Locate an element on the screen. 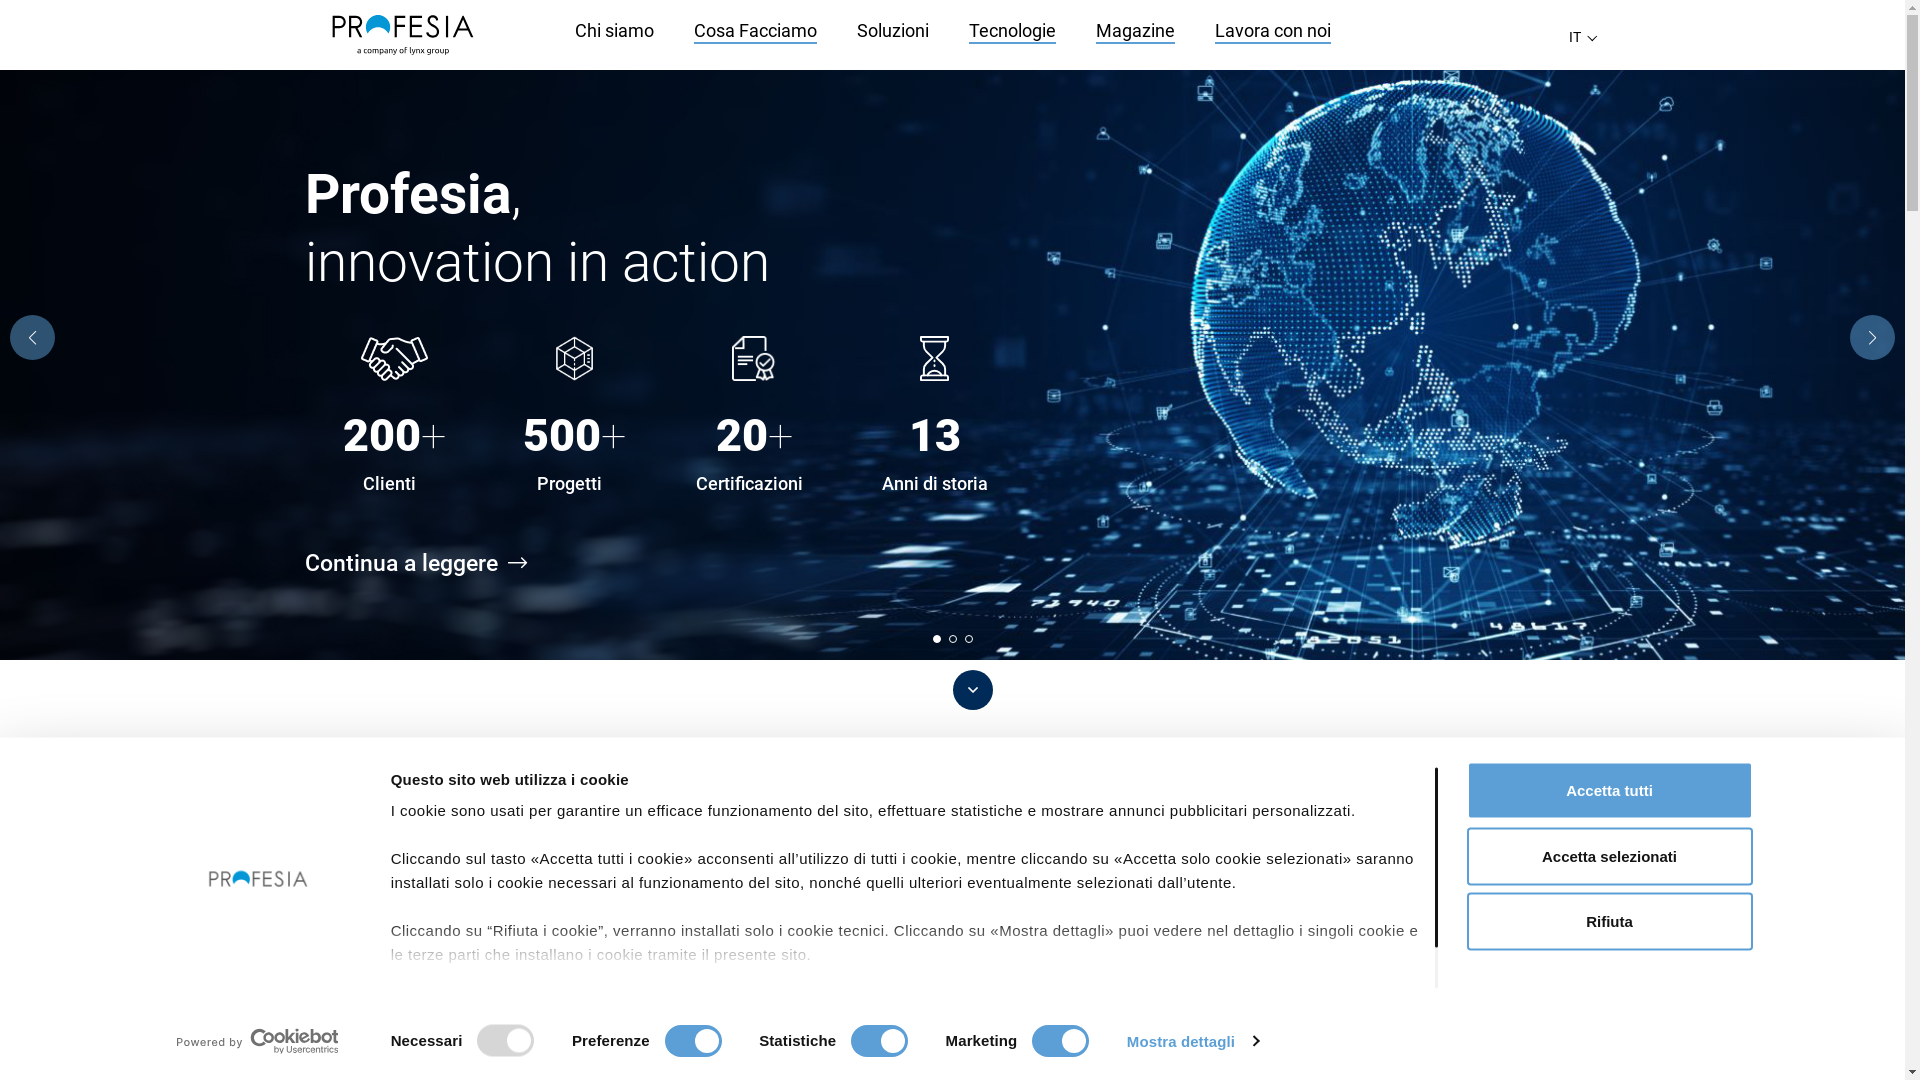 The width and height of the screenshot is (1920, 1080). 'Mostra dettagli' is located at coordinates (1127, 1040).